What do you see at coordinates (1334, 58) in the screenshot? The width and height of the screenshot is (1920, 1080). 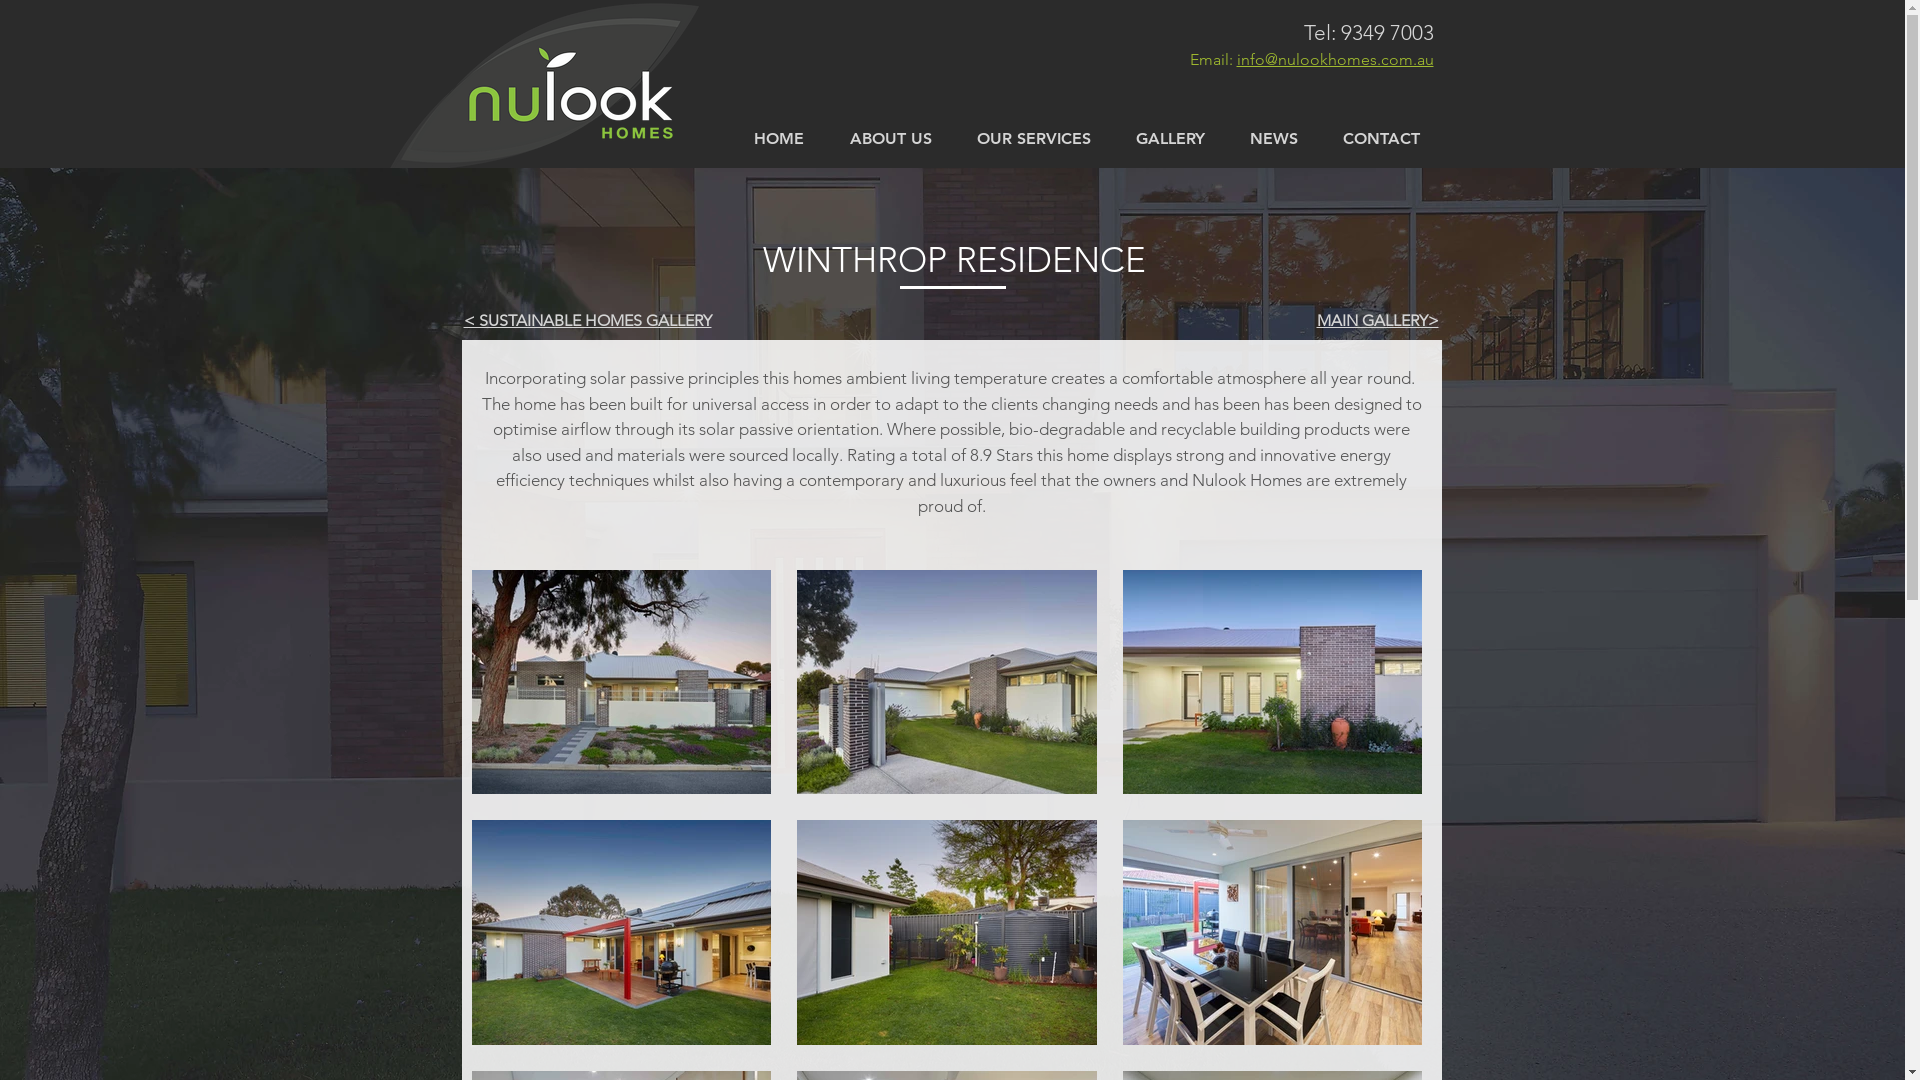 I see `'info@nulookhomes.com.au'` at bounding box center [1334, 58].